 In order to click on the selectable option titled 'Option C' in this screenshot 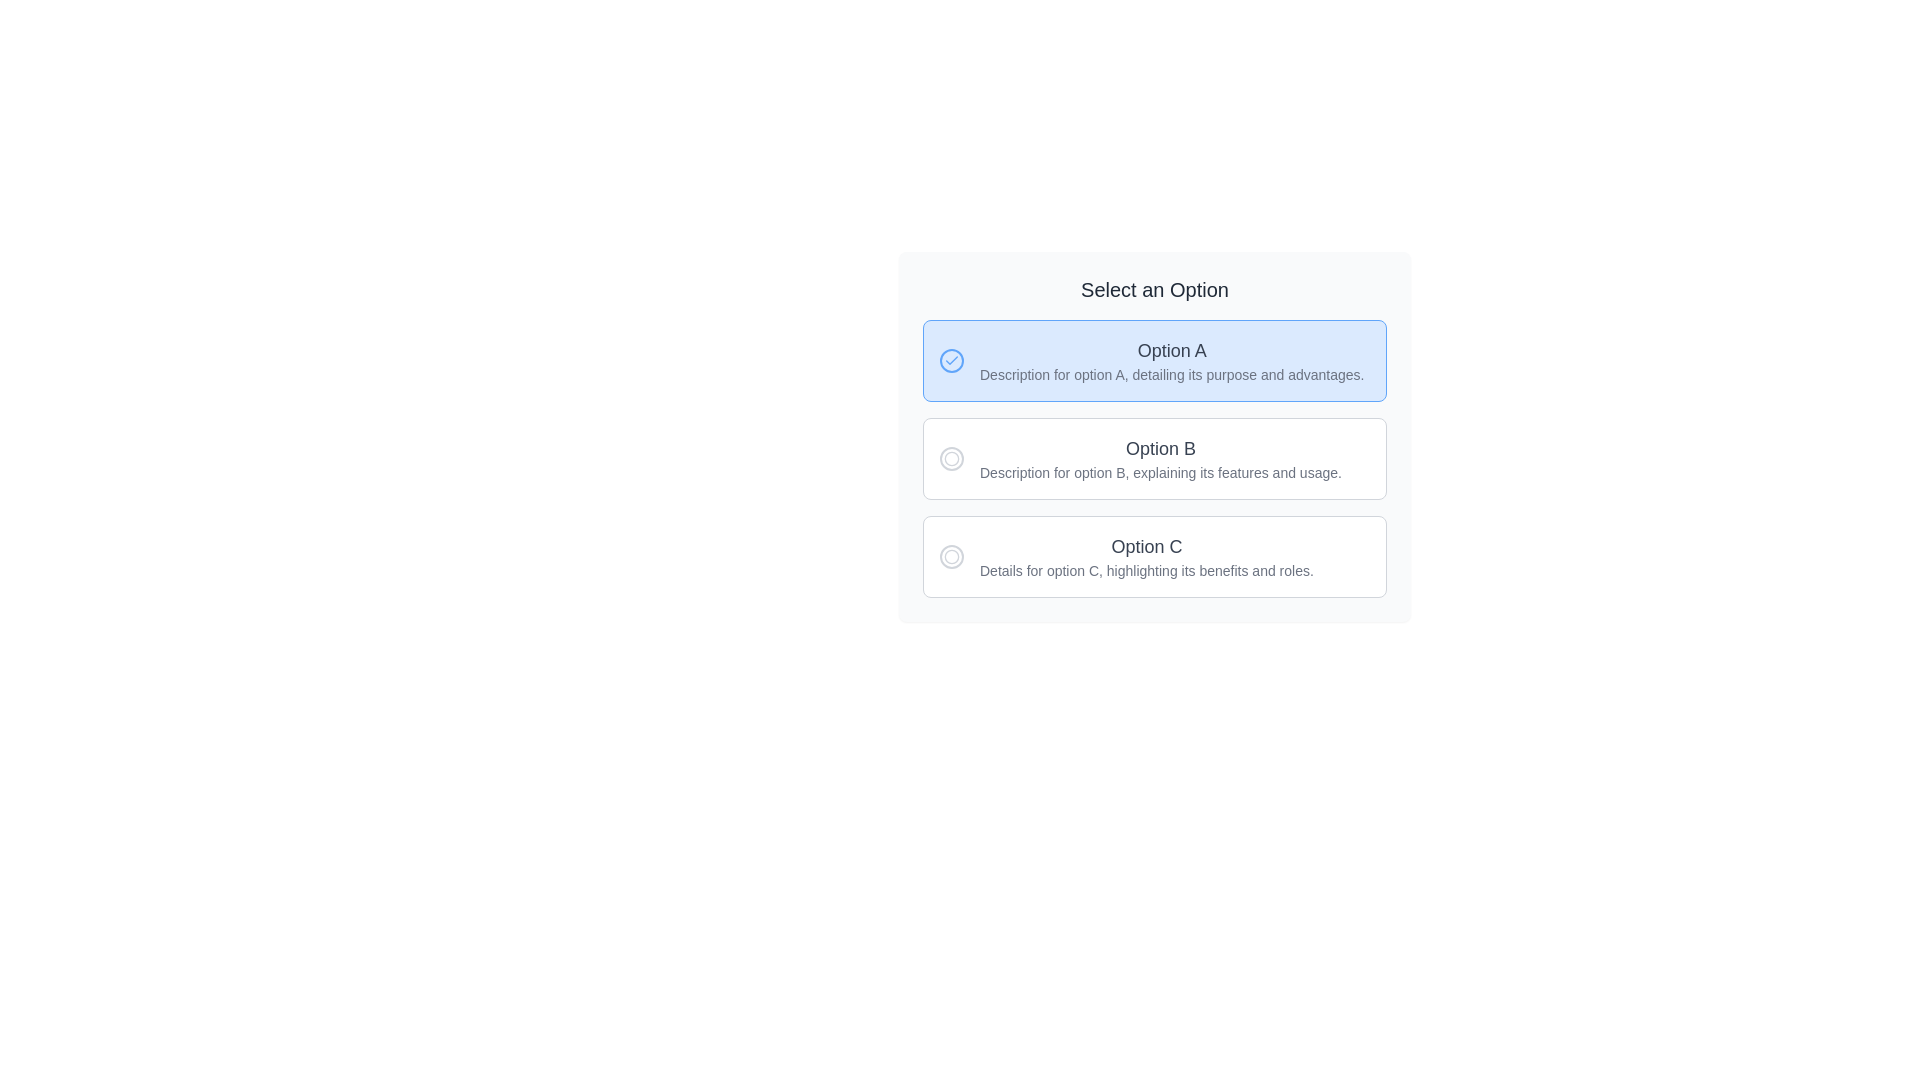, I will do `click(1147, 556)`.